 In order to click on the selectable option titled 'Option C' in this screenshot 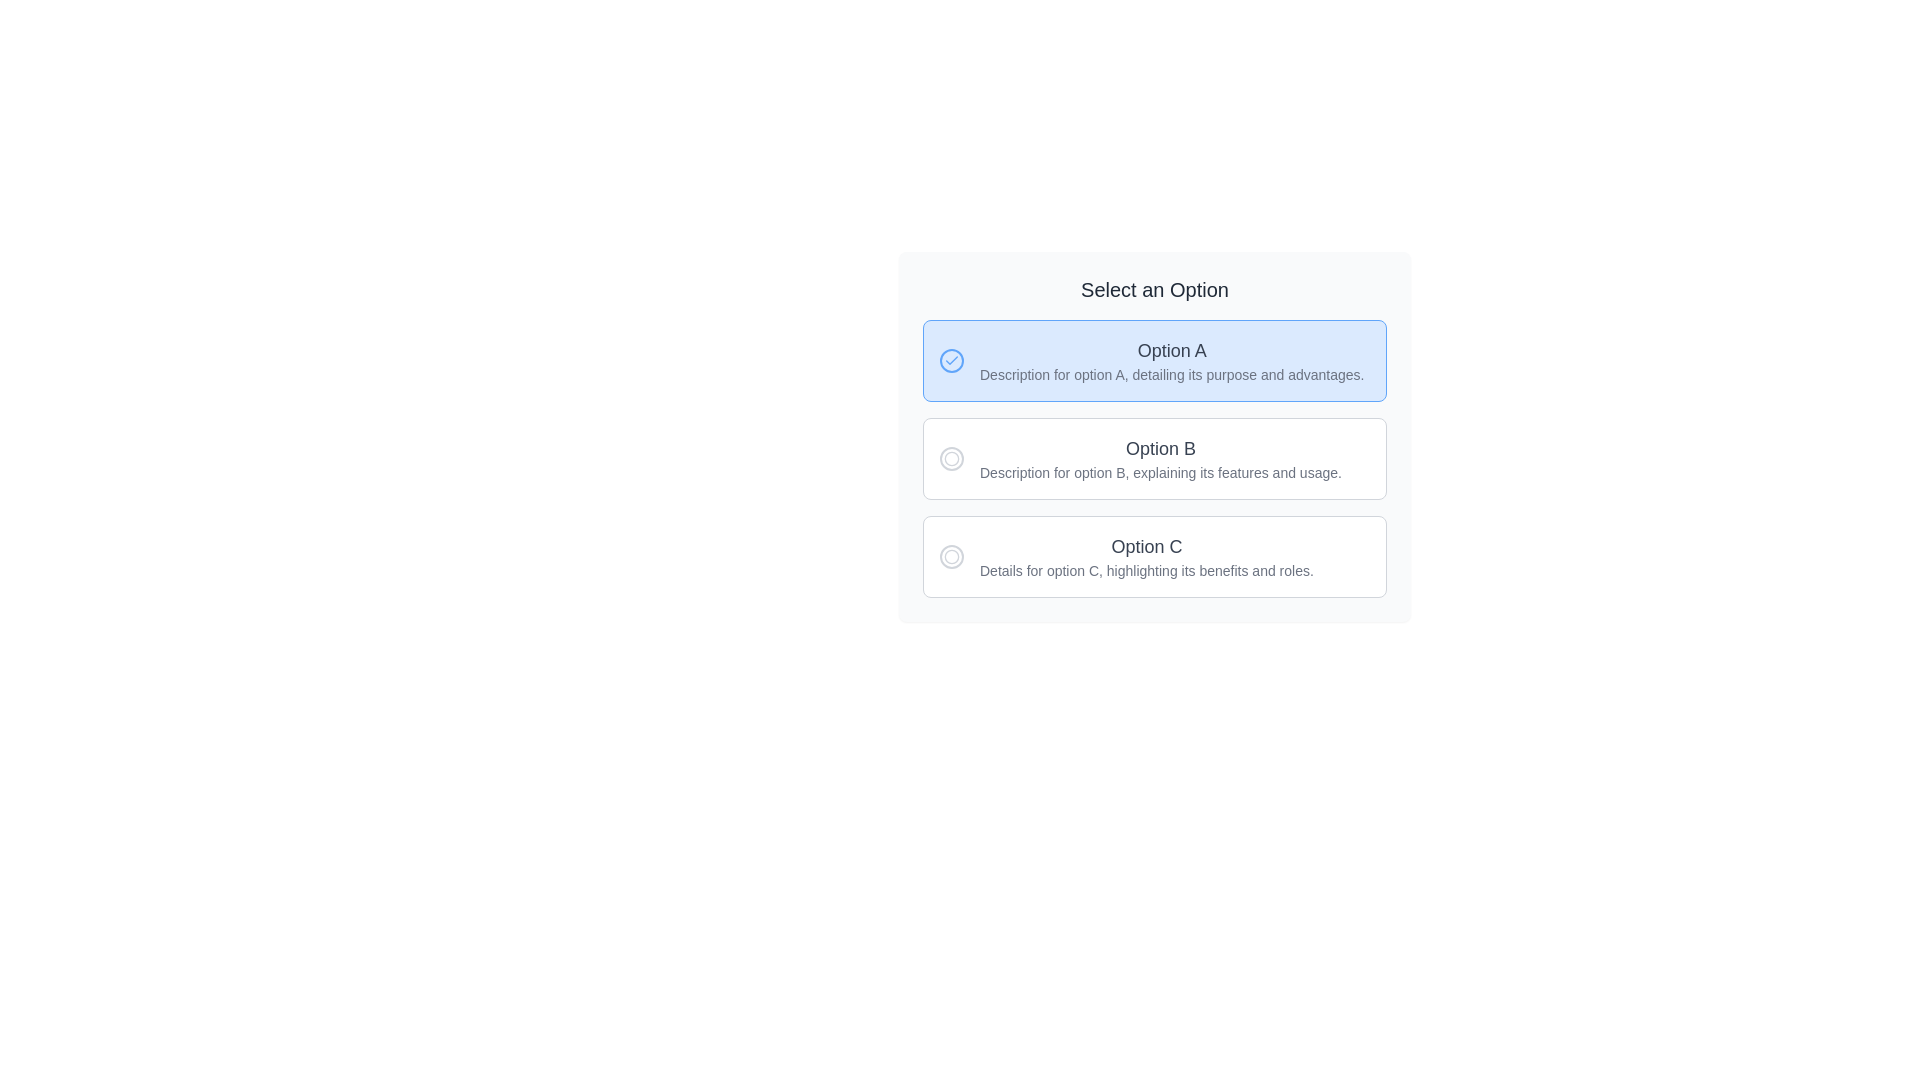, I will do `click(1147, 556)`.